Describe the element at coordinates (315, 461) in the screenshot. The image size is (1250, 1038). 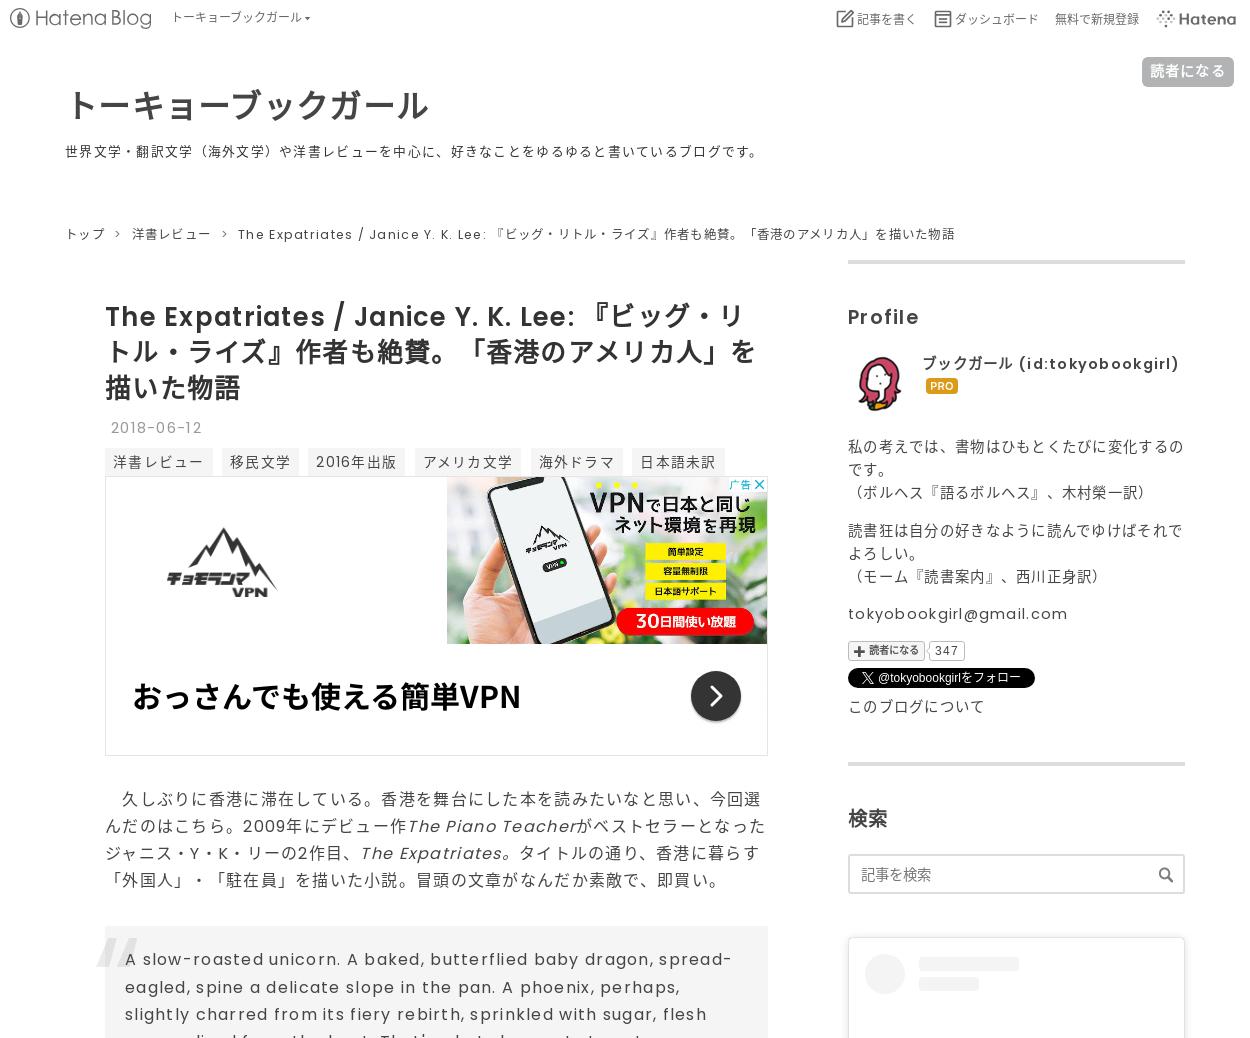
I see `'2016年出版'` at that location.